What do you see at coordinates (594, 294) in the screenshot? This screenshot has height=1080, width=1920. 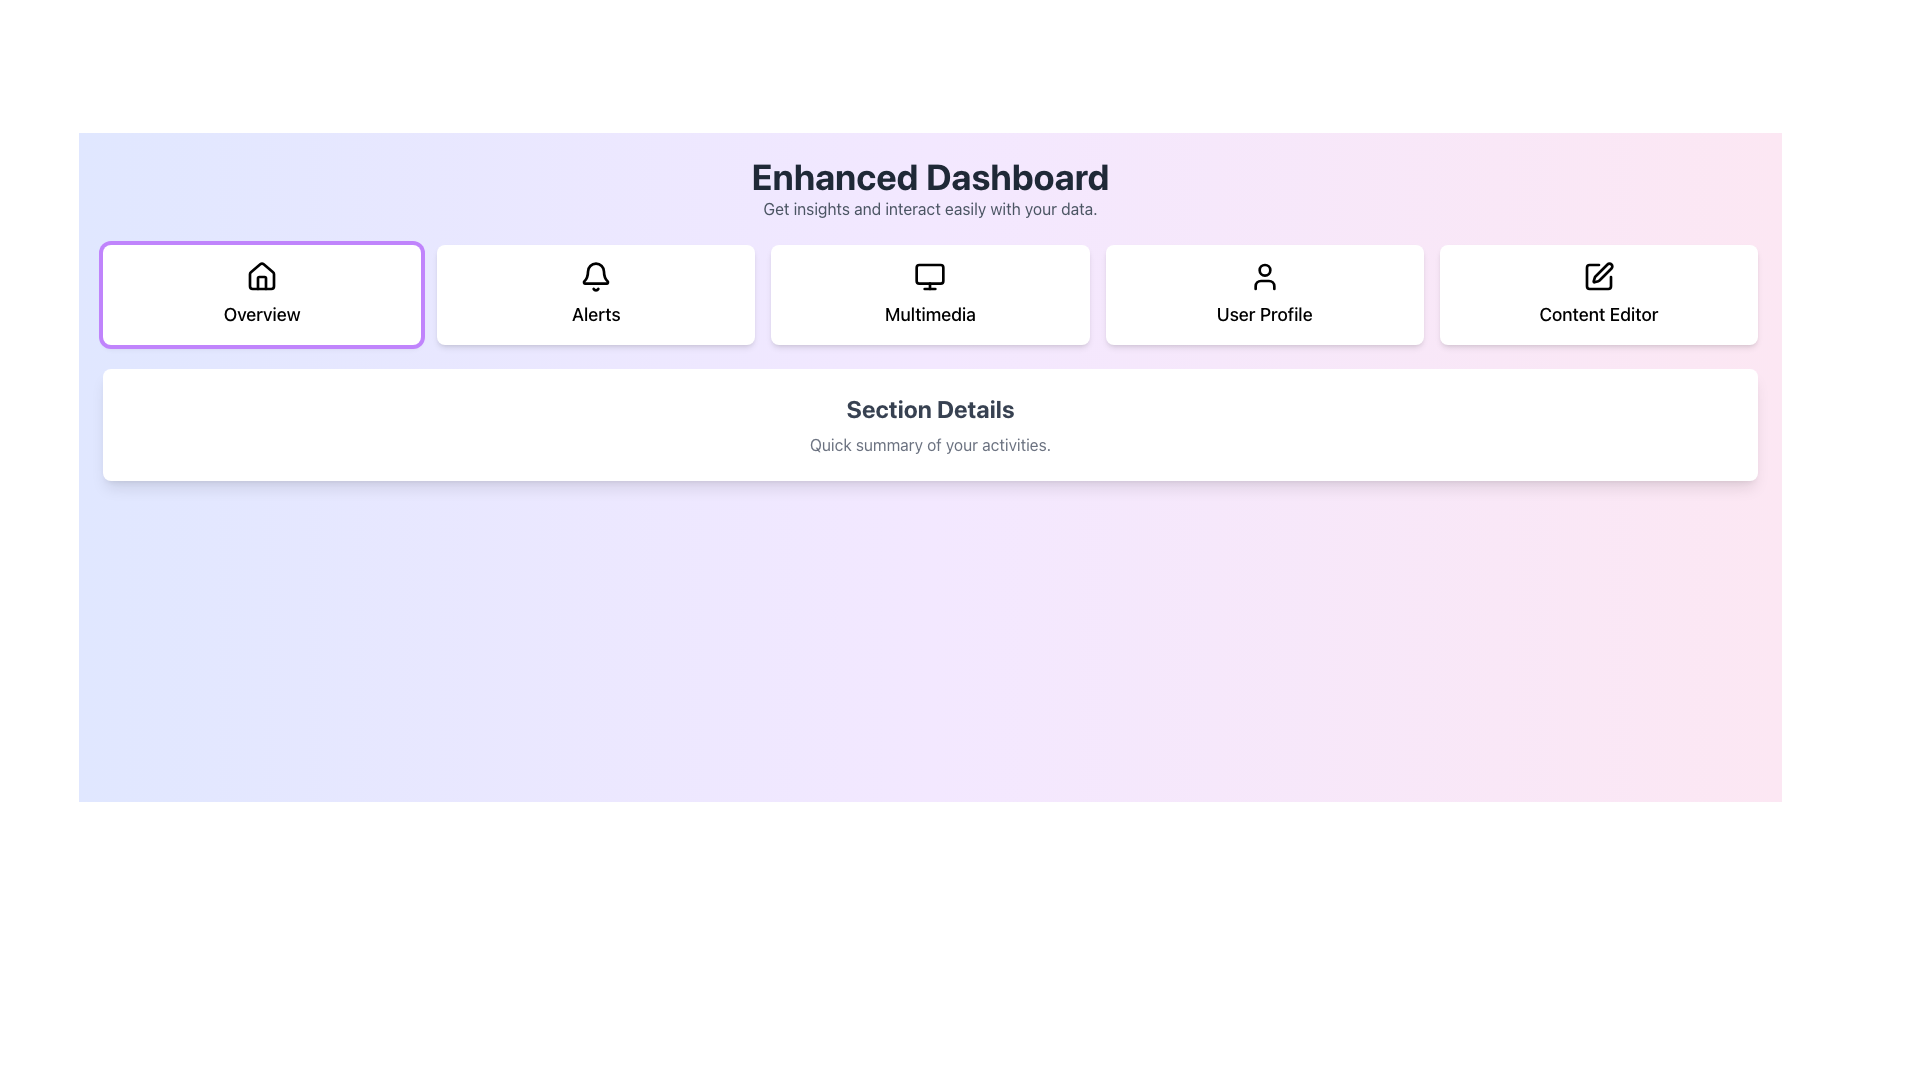 I see `the 'Alerts' navigation button, which is the second button in a horizontal row of buttons` at bounding box center [594, 294].